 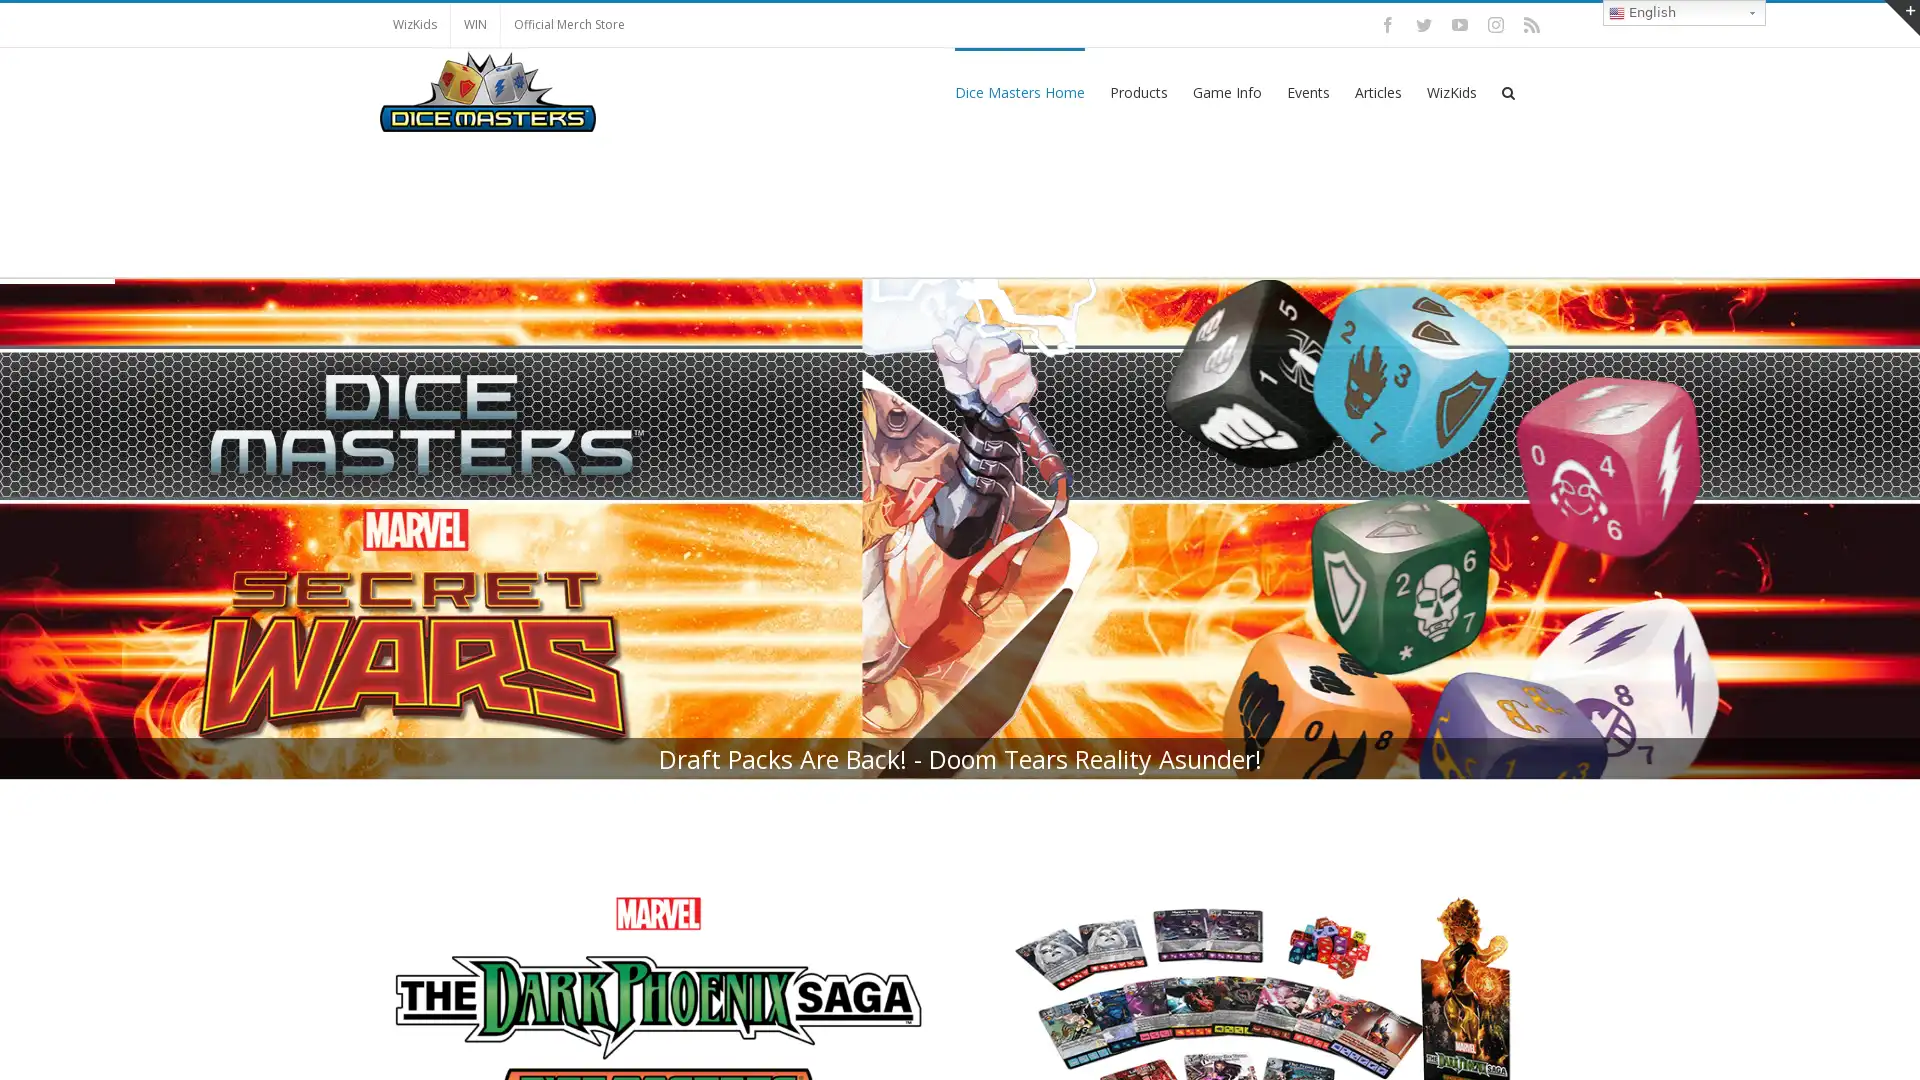 I want to click on Search, so click(x=1508, y=91).